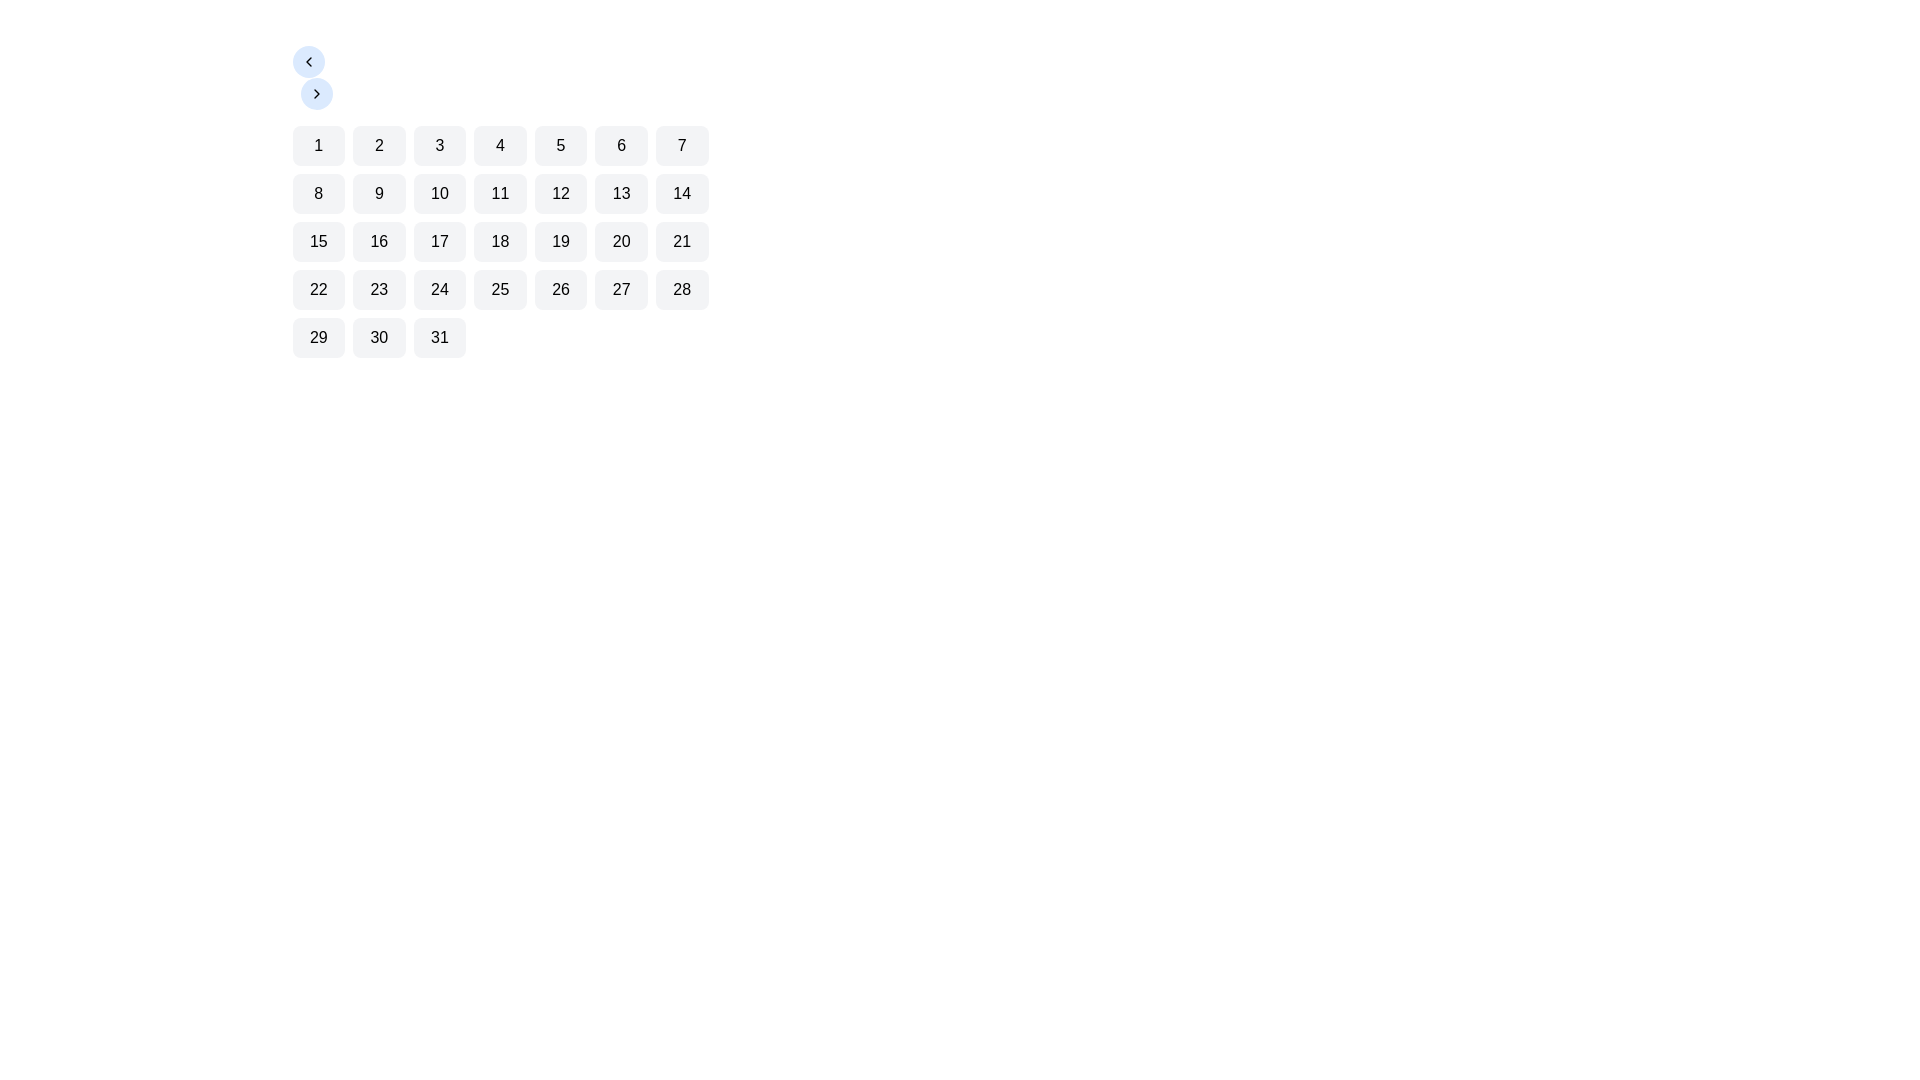 This screenshot has height=1080, width=1920. What do you see at coordinates (315, 93) in the screenshot?
I see `the second navigation button located above the grid of numbered cells` at bounding box center [315, 93].